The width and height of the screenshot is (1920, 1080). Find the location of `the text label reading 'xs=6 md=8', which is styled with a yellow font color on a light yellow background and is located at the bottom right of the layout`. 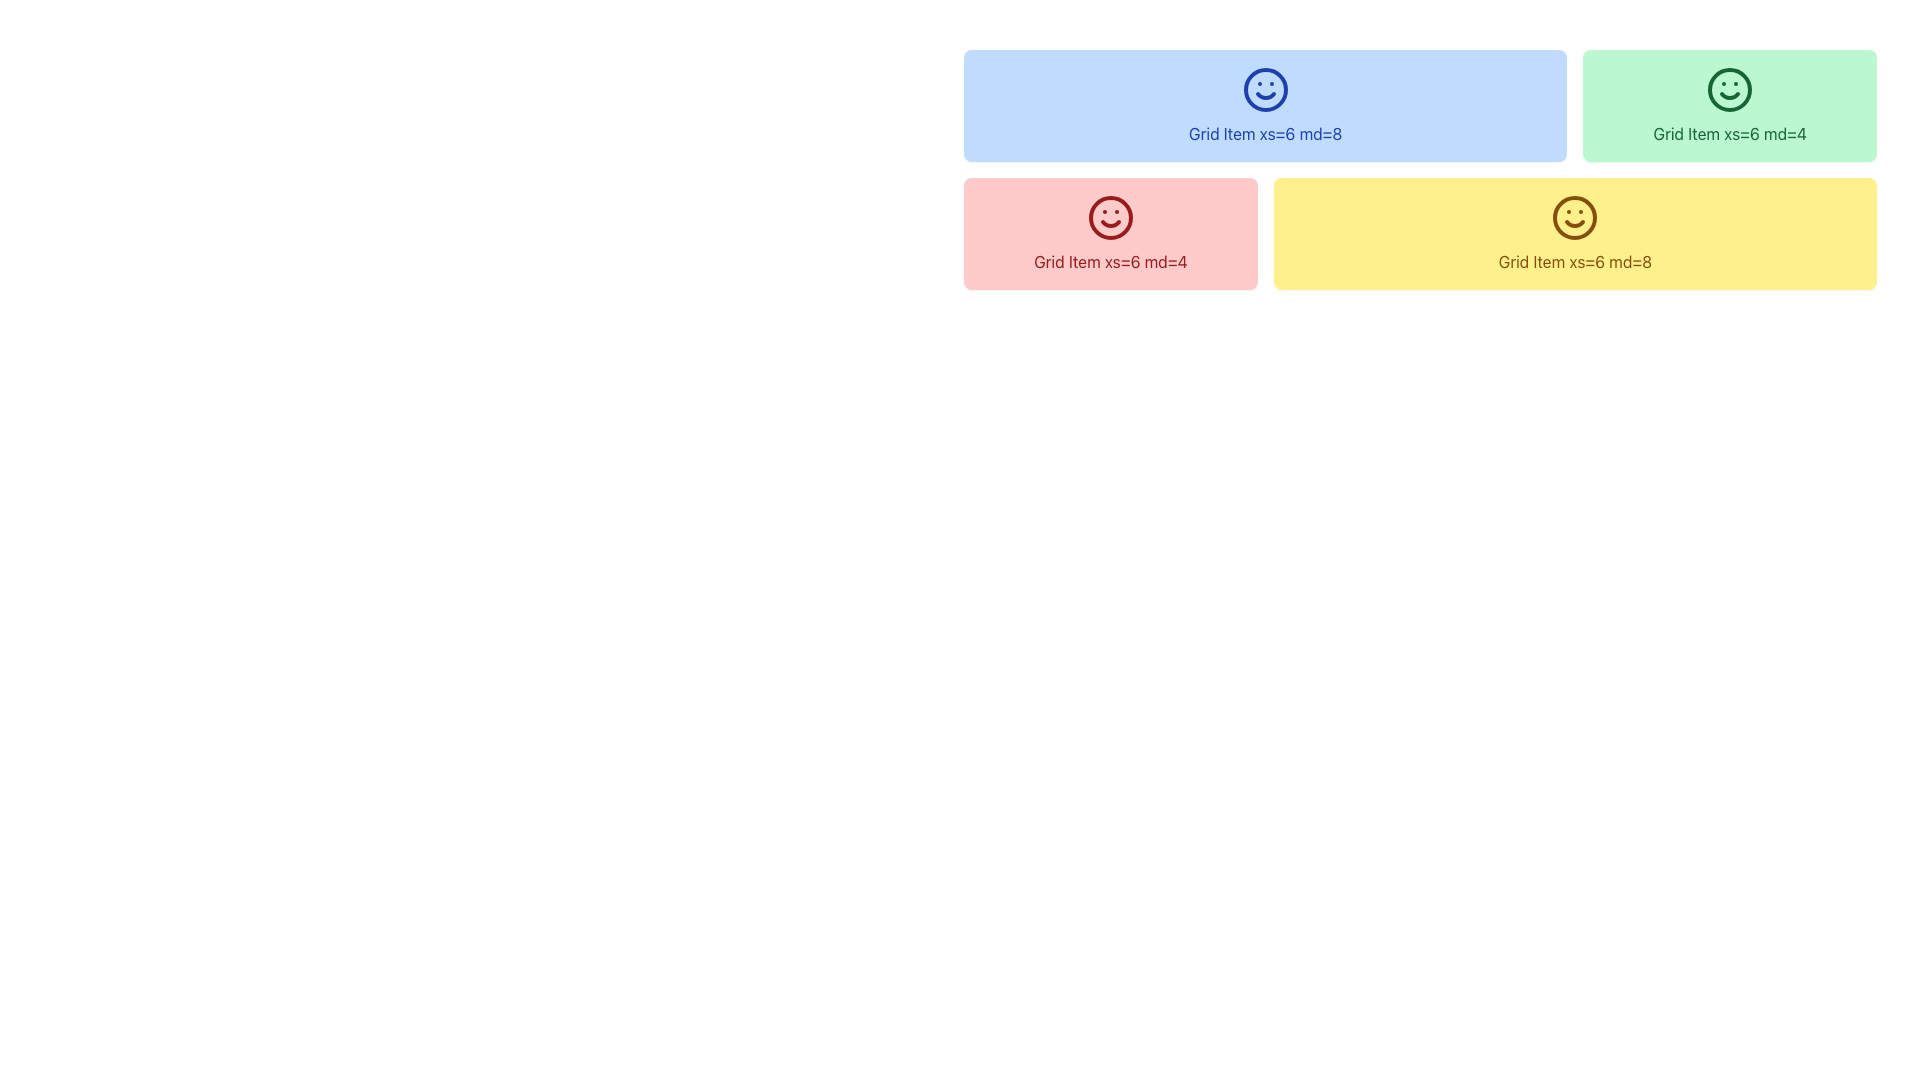

the text label reading 'xs=6 md=8', which is styled with a yellow font color on a light yellow background and is located at the bottom right of the layout is located at coordinates (1608, 261).